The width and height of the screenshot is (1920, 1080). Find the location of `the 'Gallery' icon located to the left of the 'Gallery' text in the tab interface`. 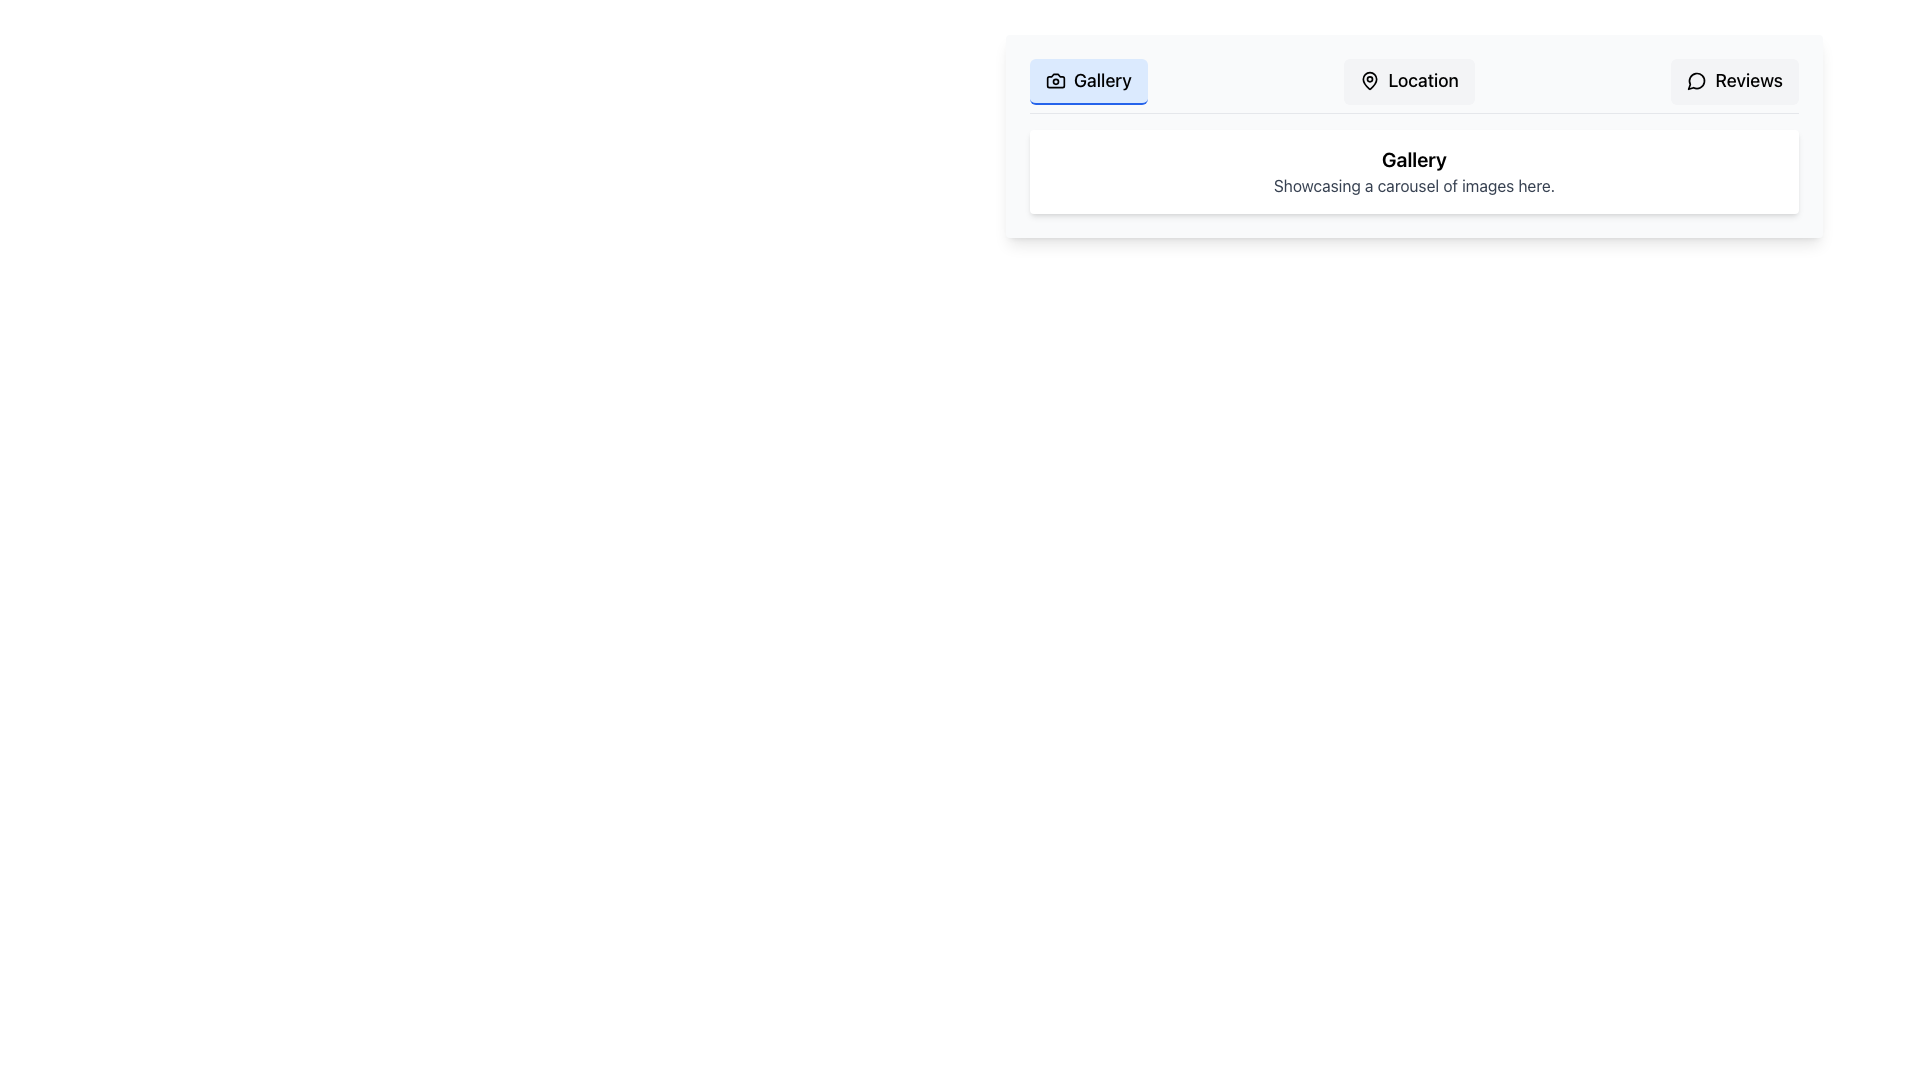

the 'Gallery' icon located to the left of the 'Gallery' text in the tab interface is located at coordinates (1055, 80).